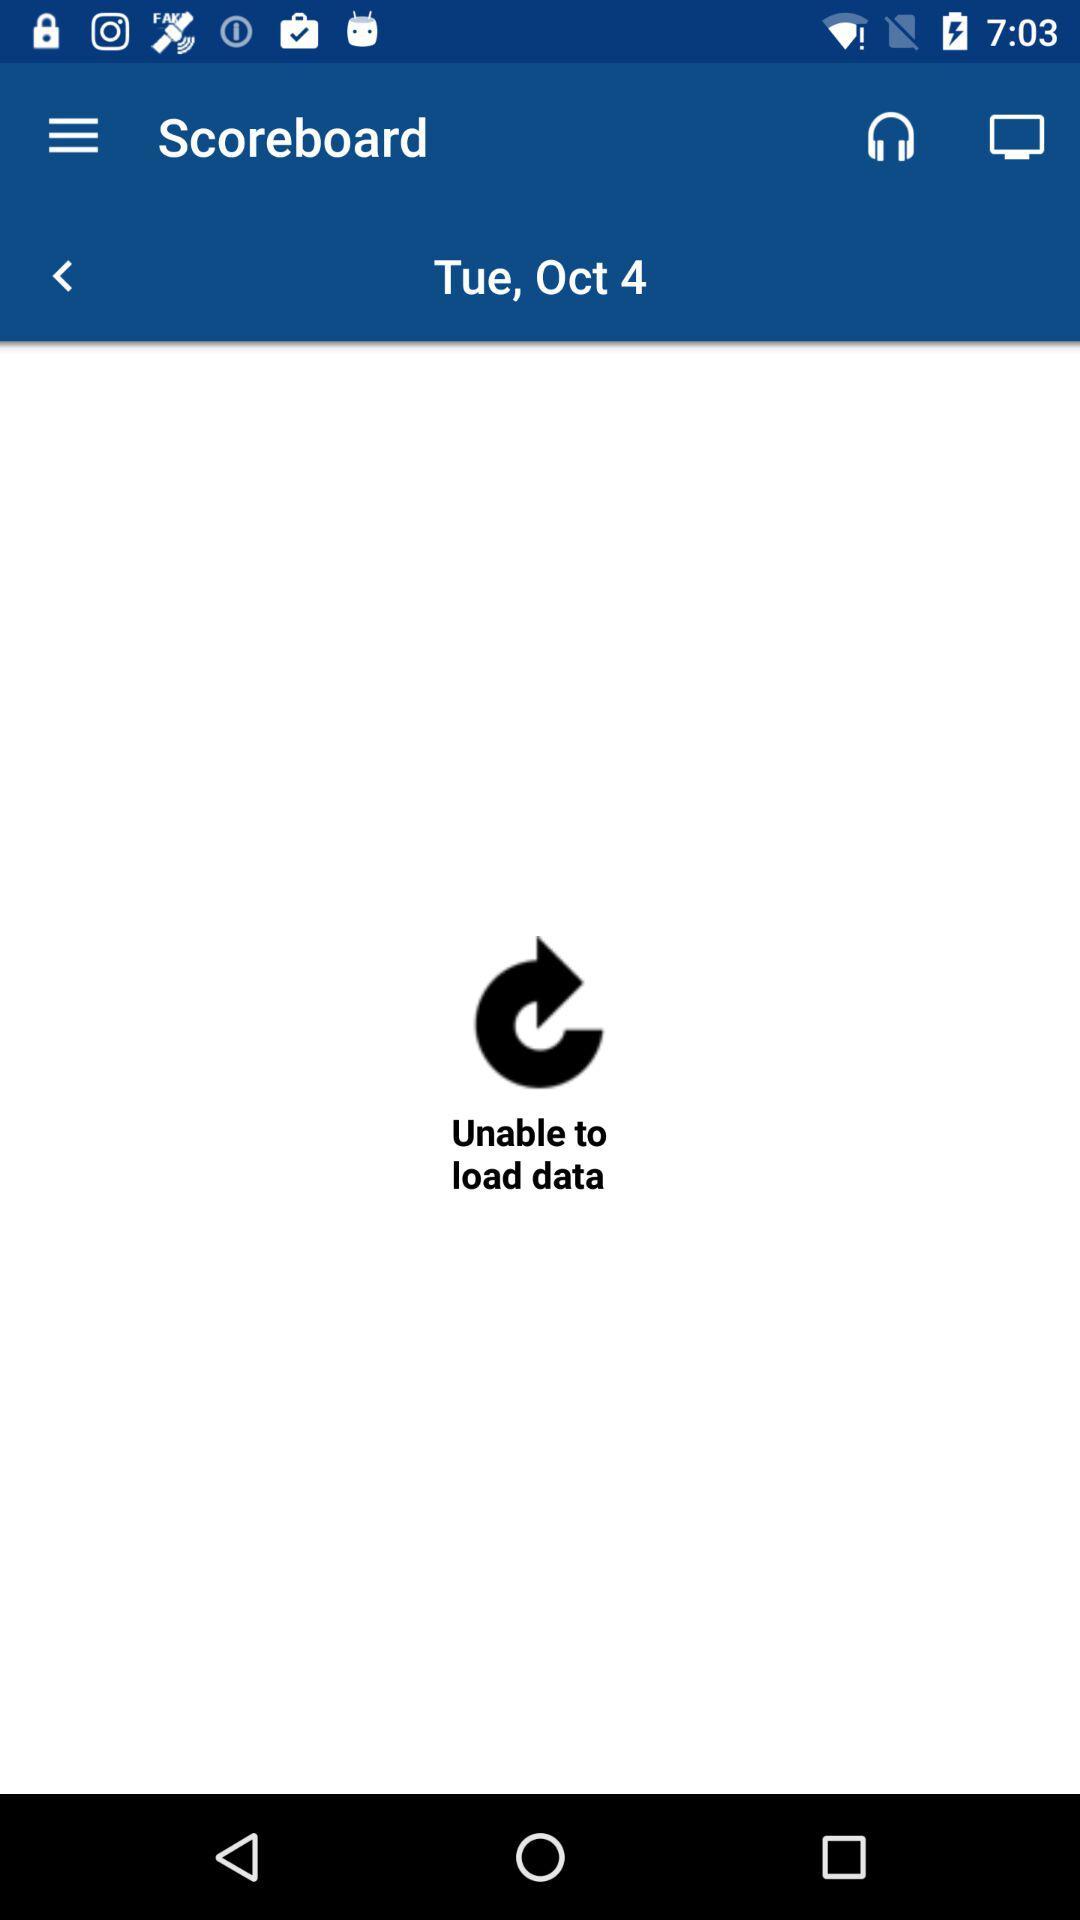  I want to click on the item above unable to load, so click(538, 1021).